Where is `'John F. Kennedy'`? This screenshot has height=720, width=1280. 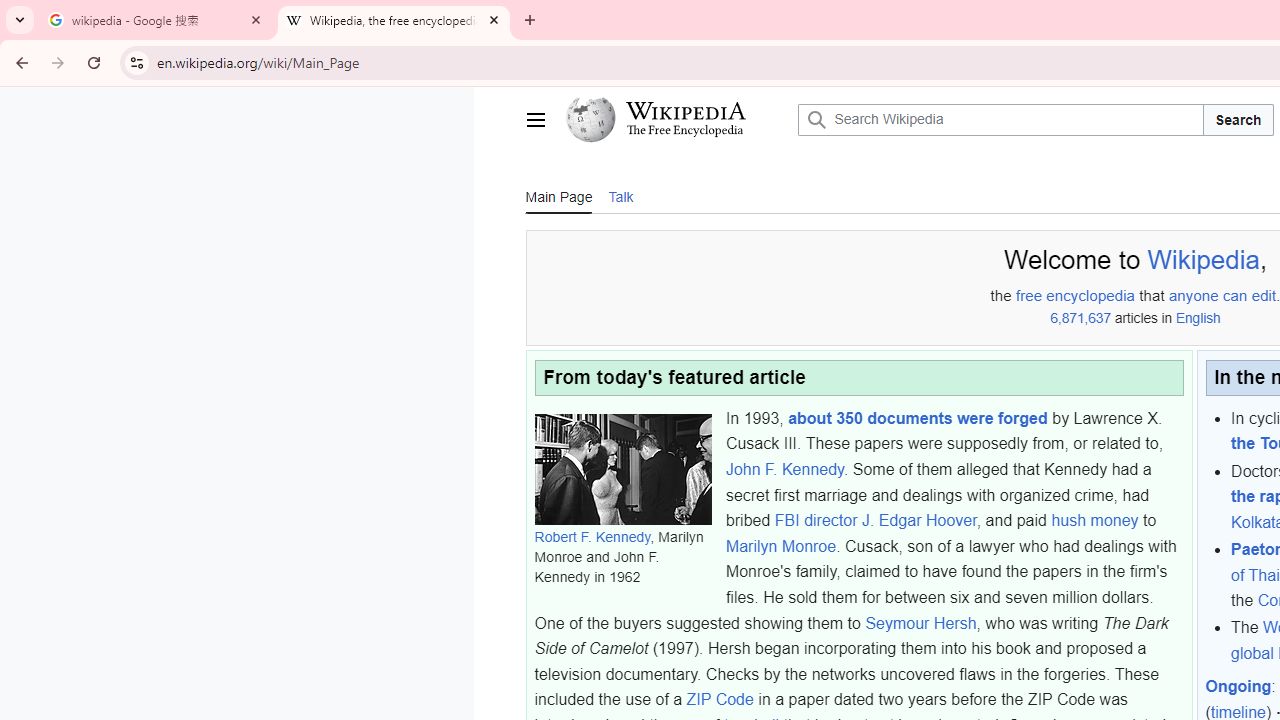 'John F. Kennedy' is located at coordinates (783, 469).